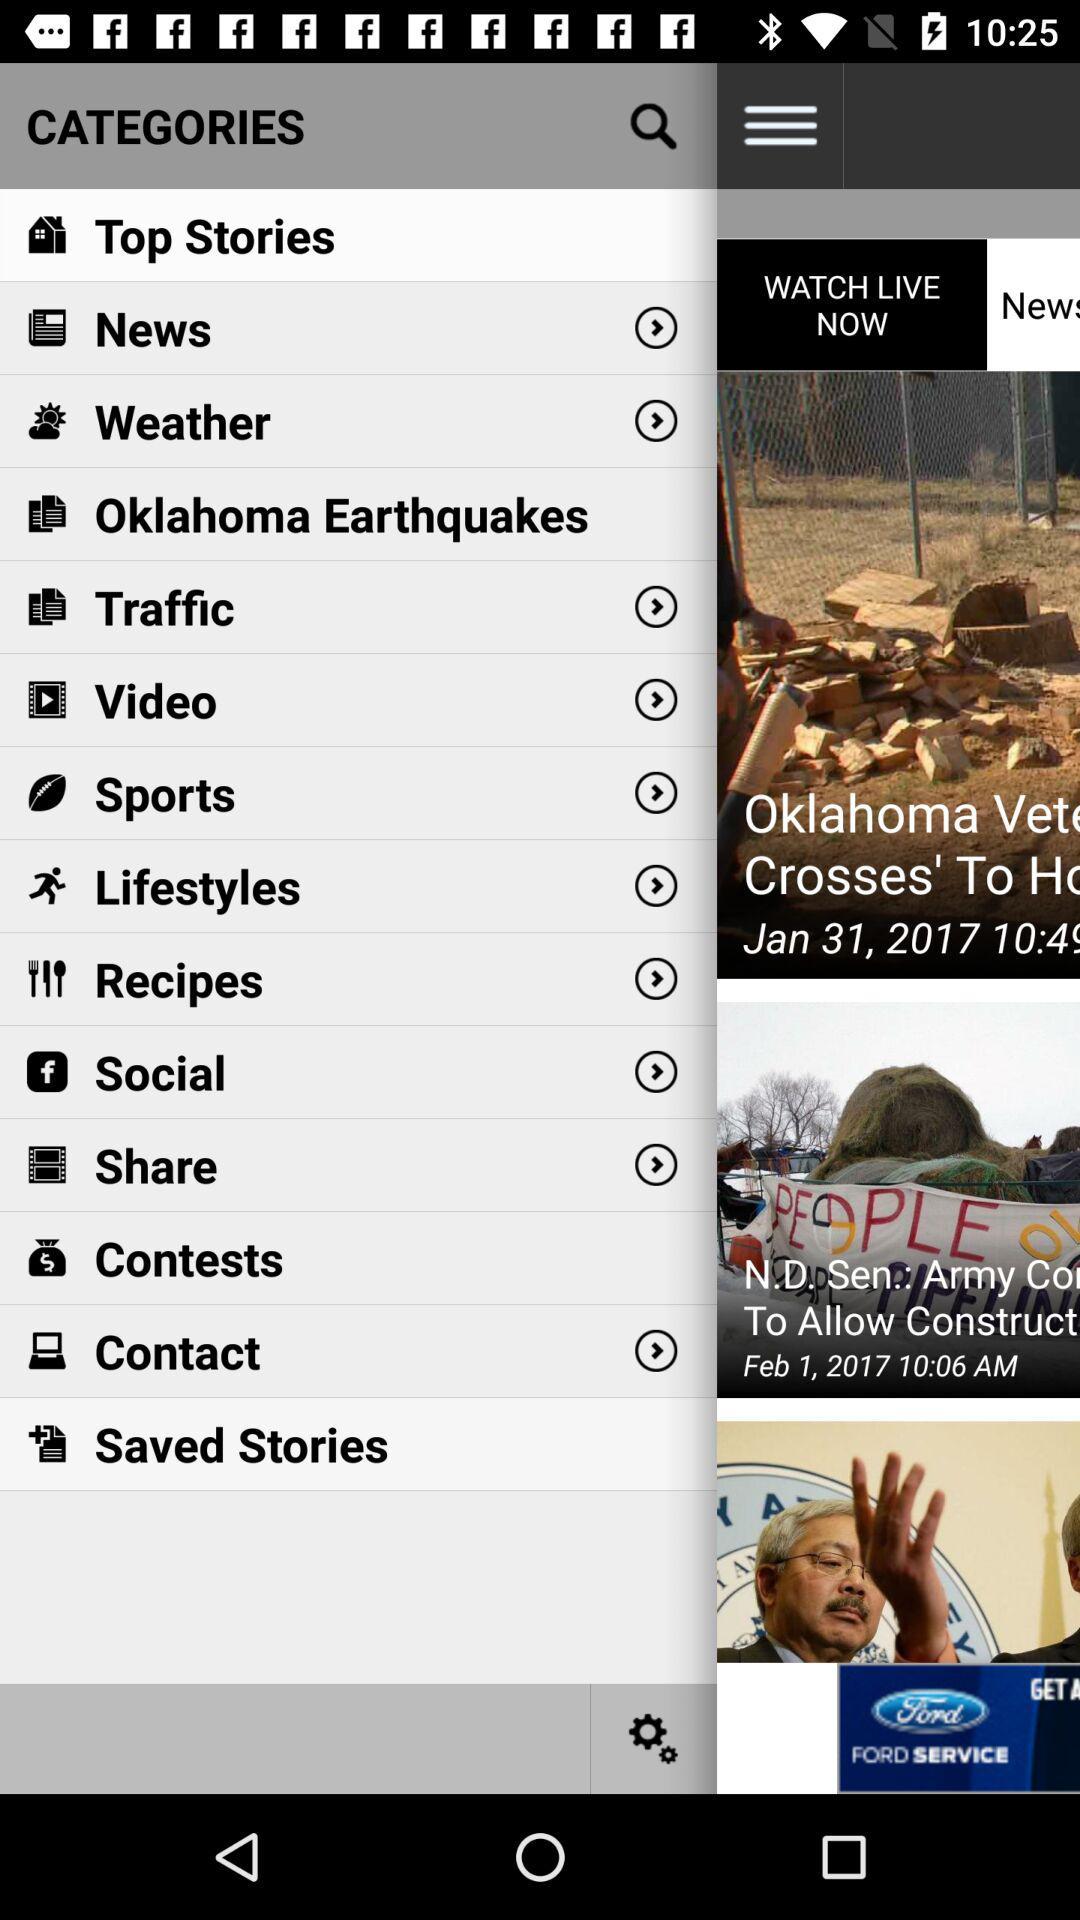  I want to click on advertisement, so click(957, 1727).